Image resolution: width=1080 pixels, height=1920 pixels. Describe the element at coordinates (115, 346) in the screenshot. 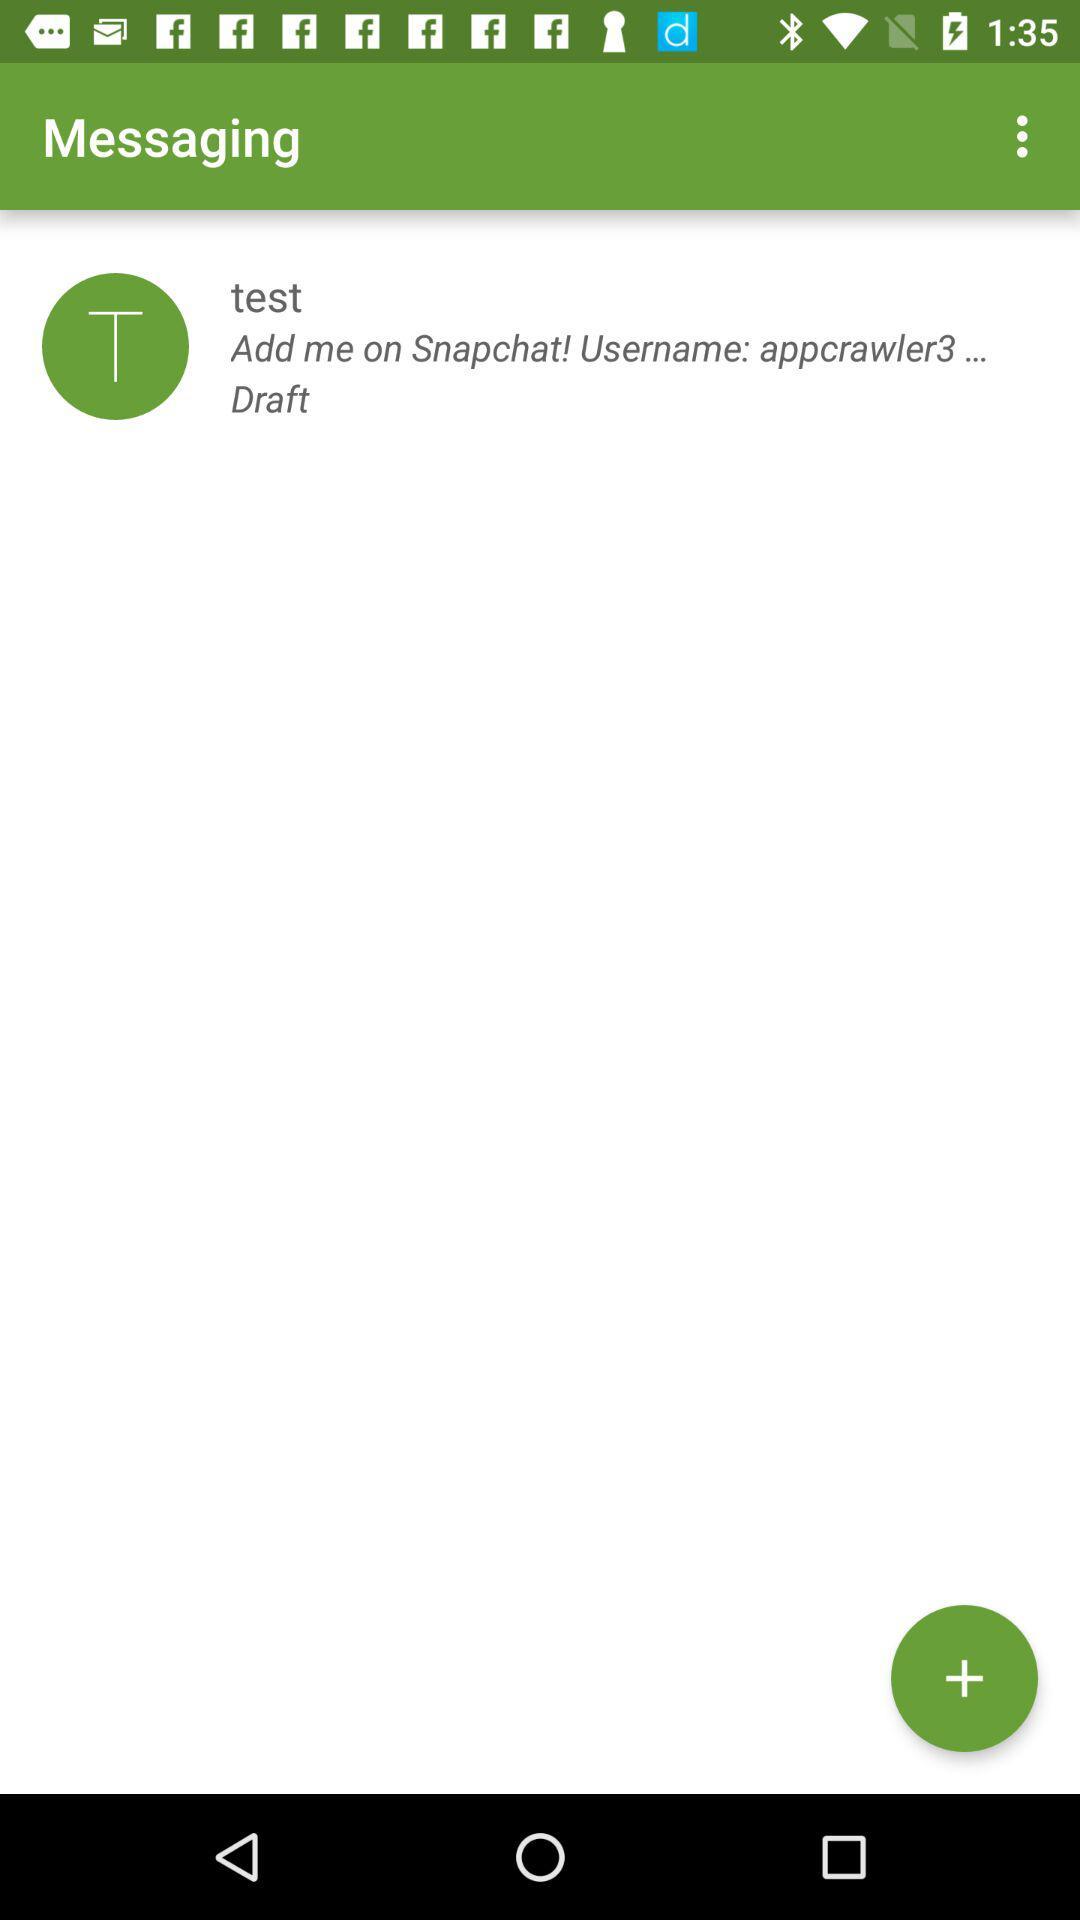

I see `item below the messaging item` at that location.